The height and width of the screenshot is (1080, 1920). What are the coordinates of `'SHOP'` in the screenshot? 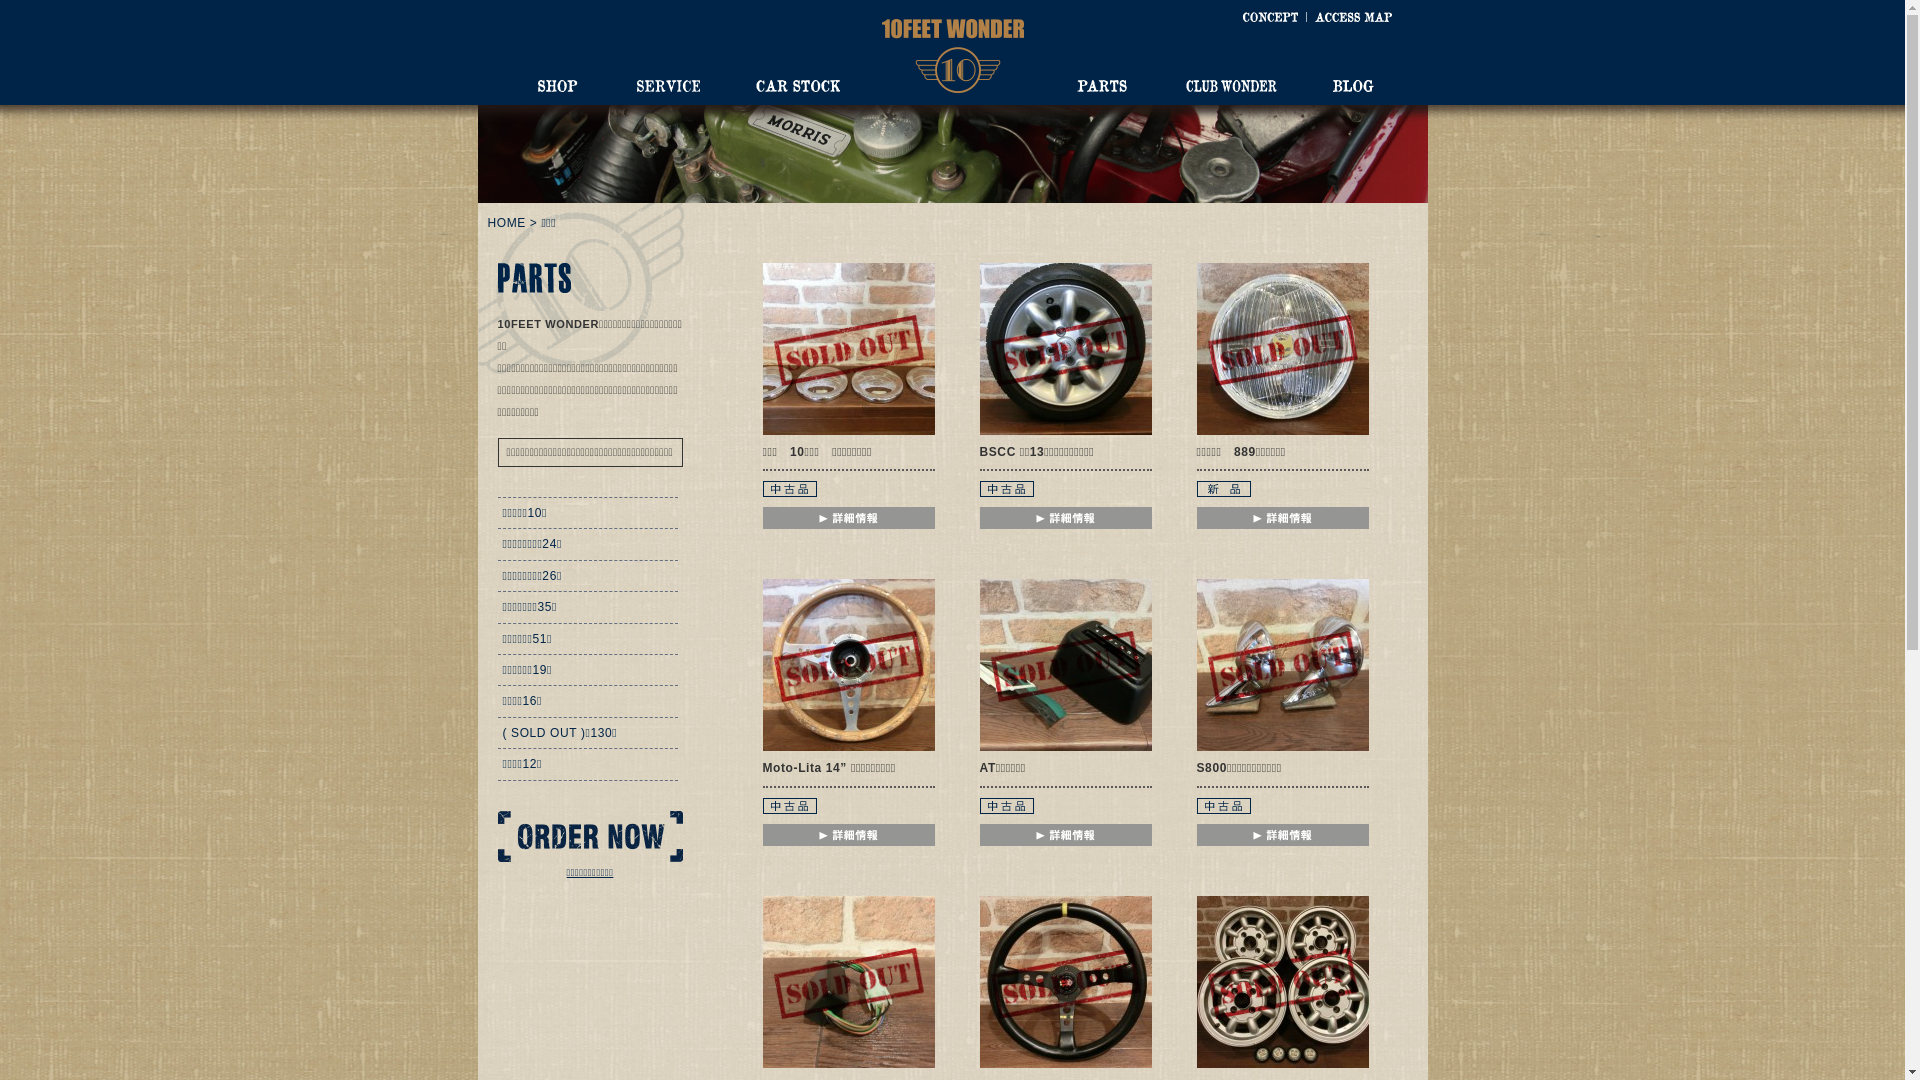 It's located at (557, 84).